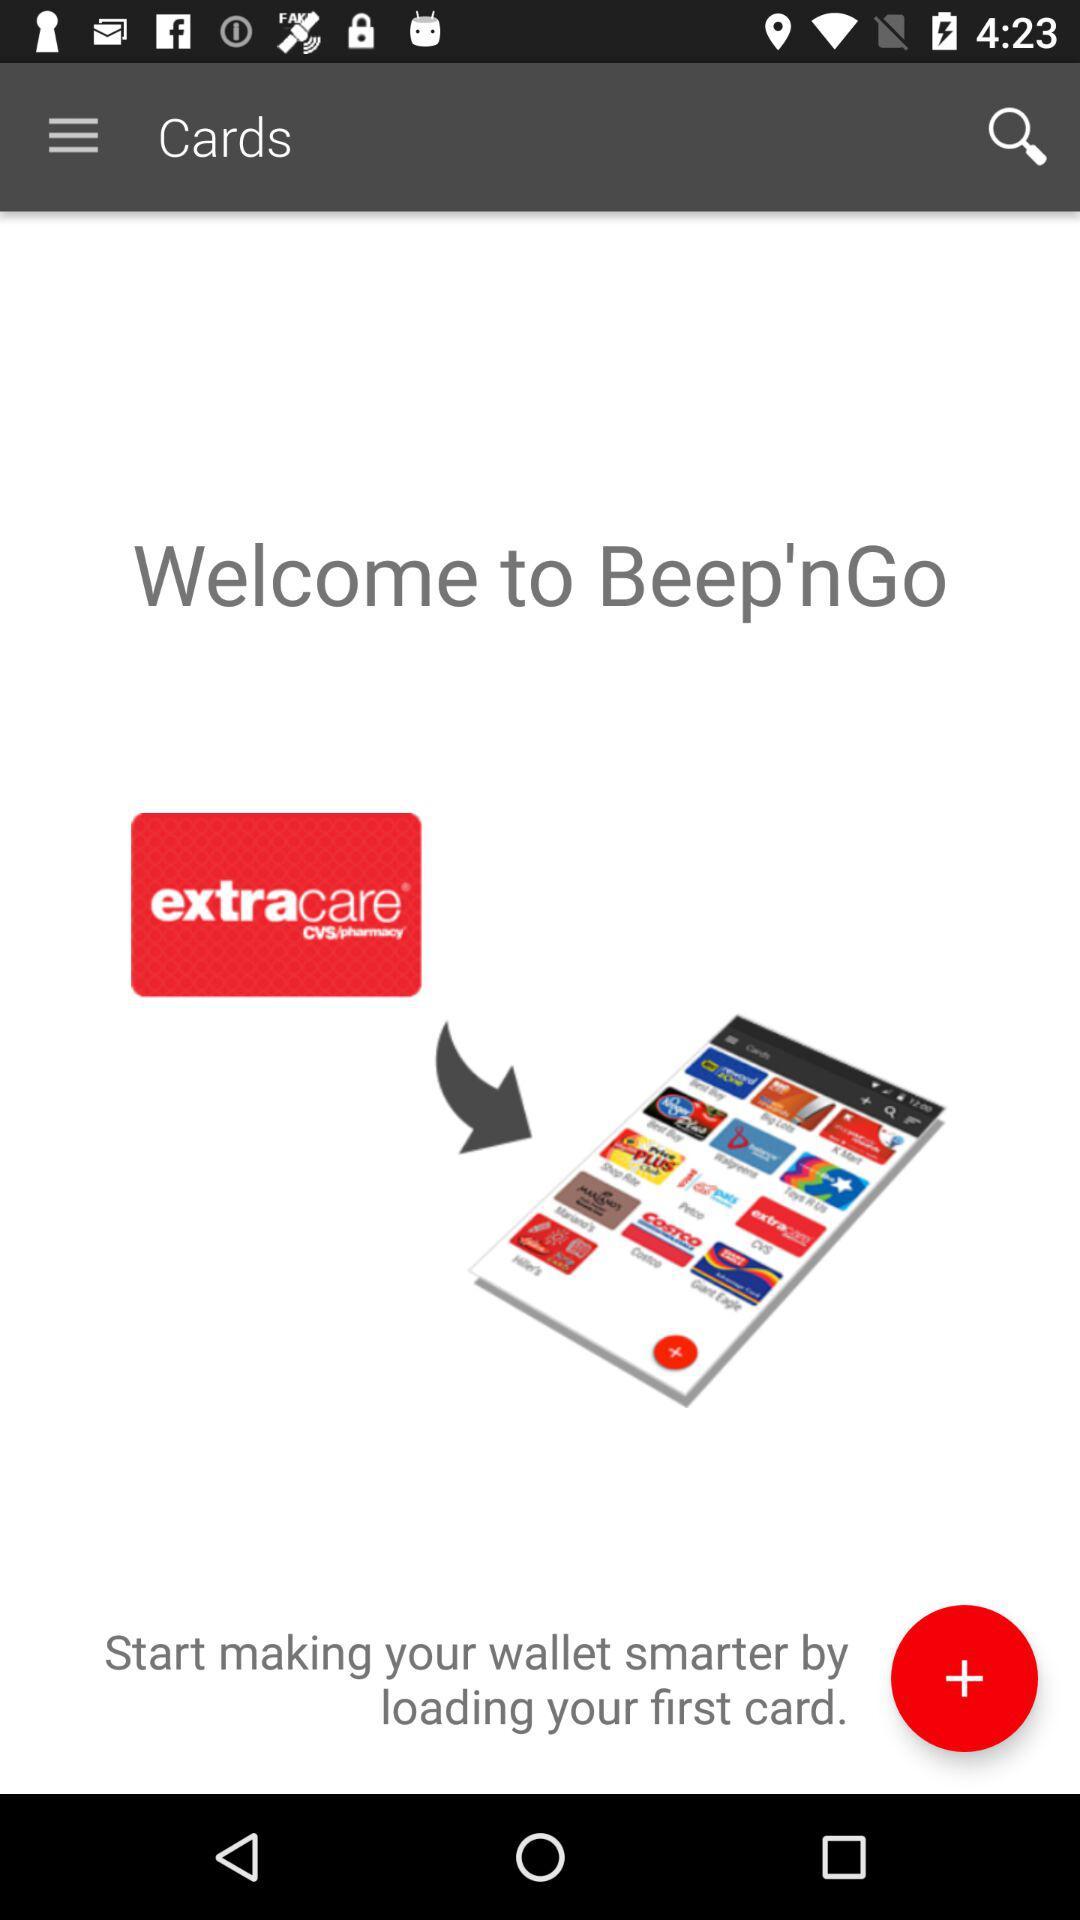 The height and width of the screenshot is (1920, 1080). Describe the element at coordinates (72, 135) in the screenshot. I see `icon next to cards item` at that location.